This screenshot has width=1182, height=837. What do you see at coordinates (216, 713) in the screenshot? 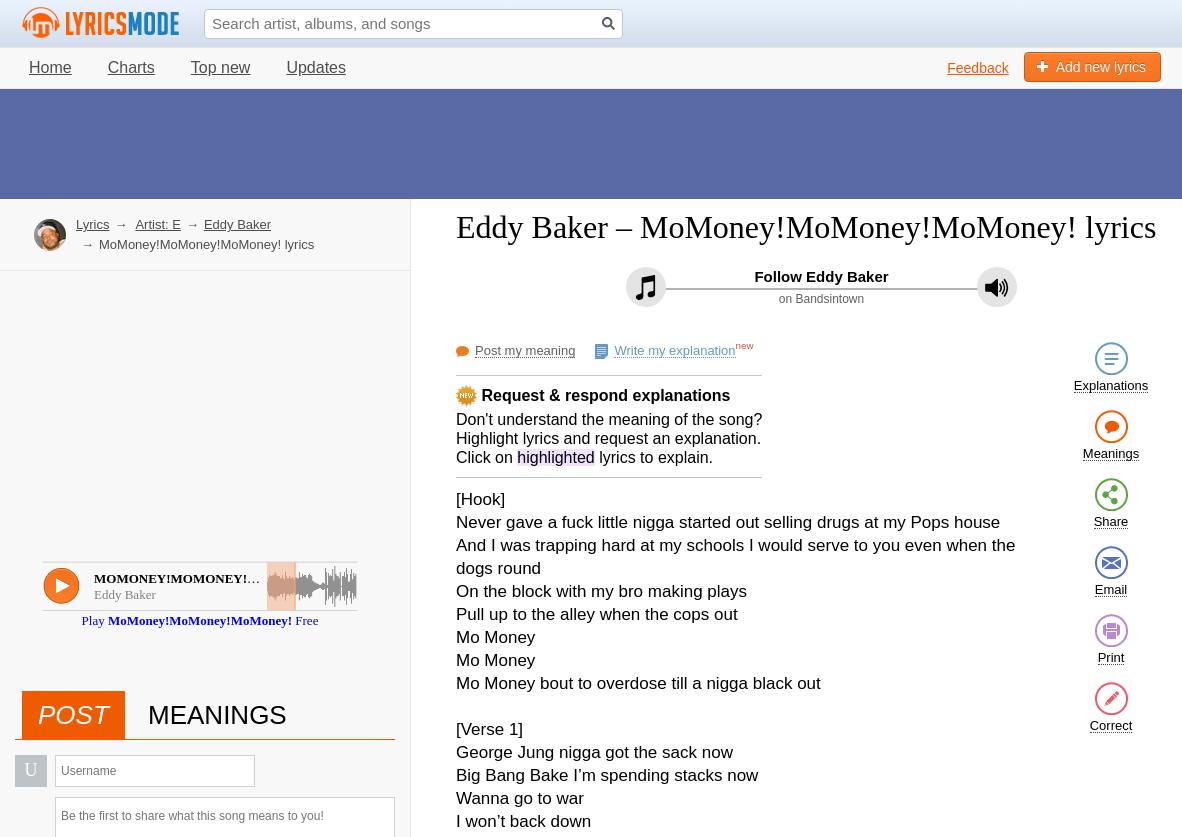
I see `'meanings'` at bounding box center [216, 713].